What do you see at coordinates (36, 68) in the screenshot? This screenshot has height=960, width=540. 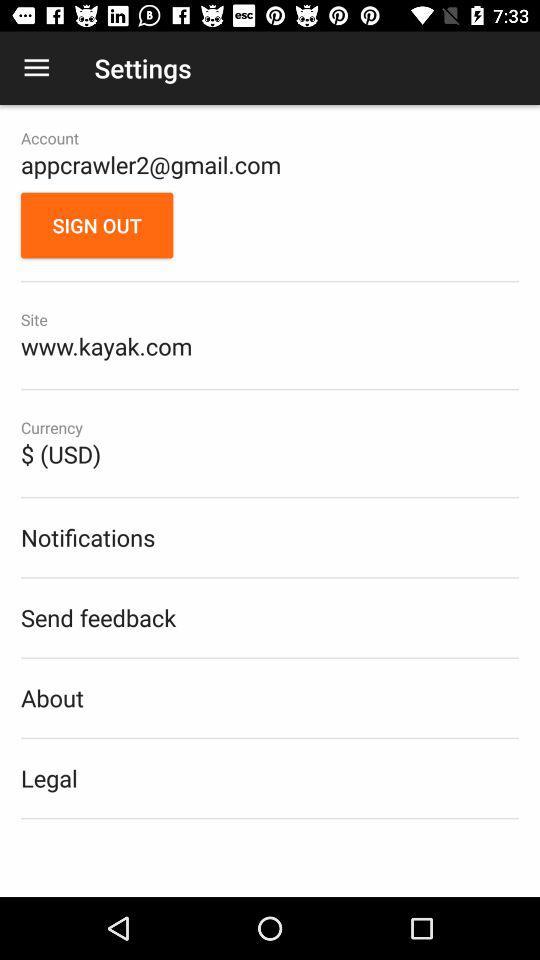 I see `the item to the left of settings` at bounding box center [36, 68].